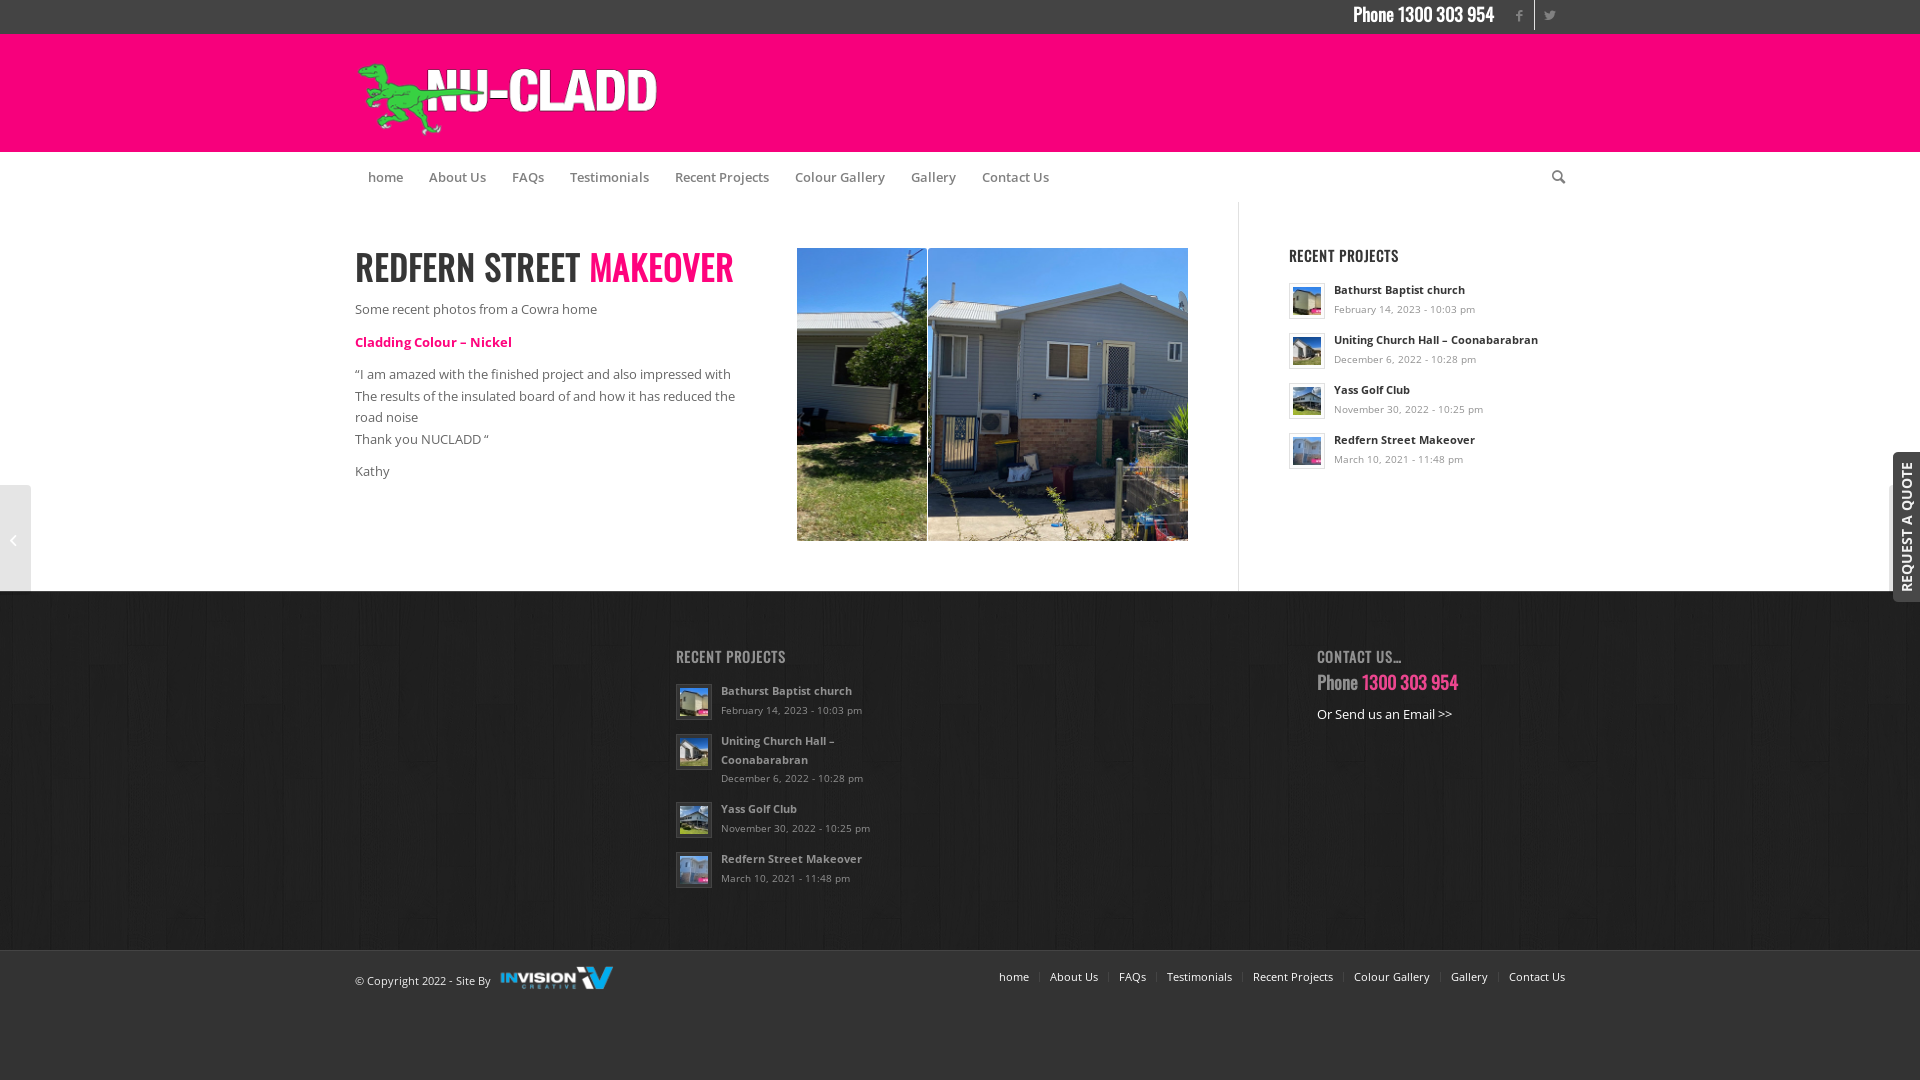  I want to click on 'home', so click(385, 176).